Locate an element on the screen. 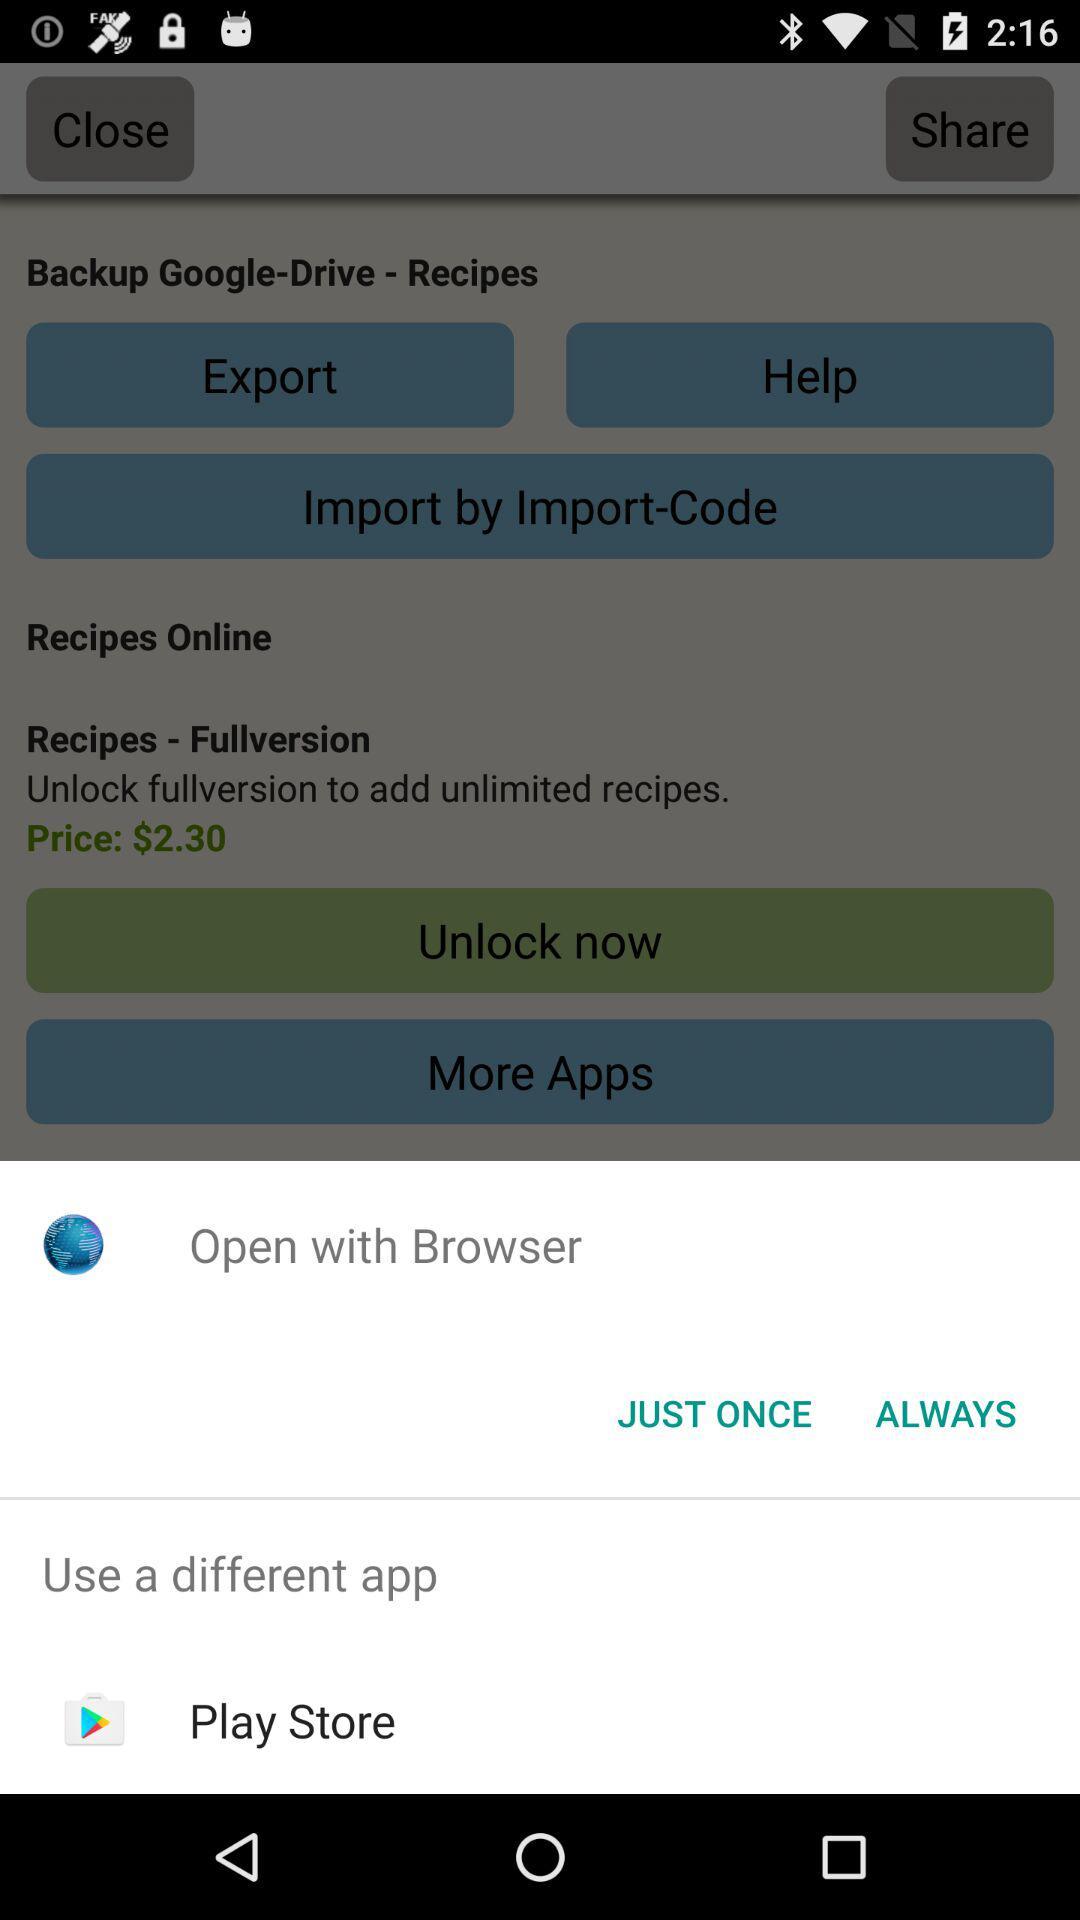 The width and height of the screenshot is (1080, 1920). the item at the bottom right corner is located at coordinates (945, 1411).